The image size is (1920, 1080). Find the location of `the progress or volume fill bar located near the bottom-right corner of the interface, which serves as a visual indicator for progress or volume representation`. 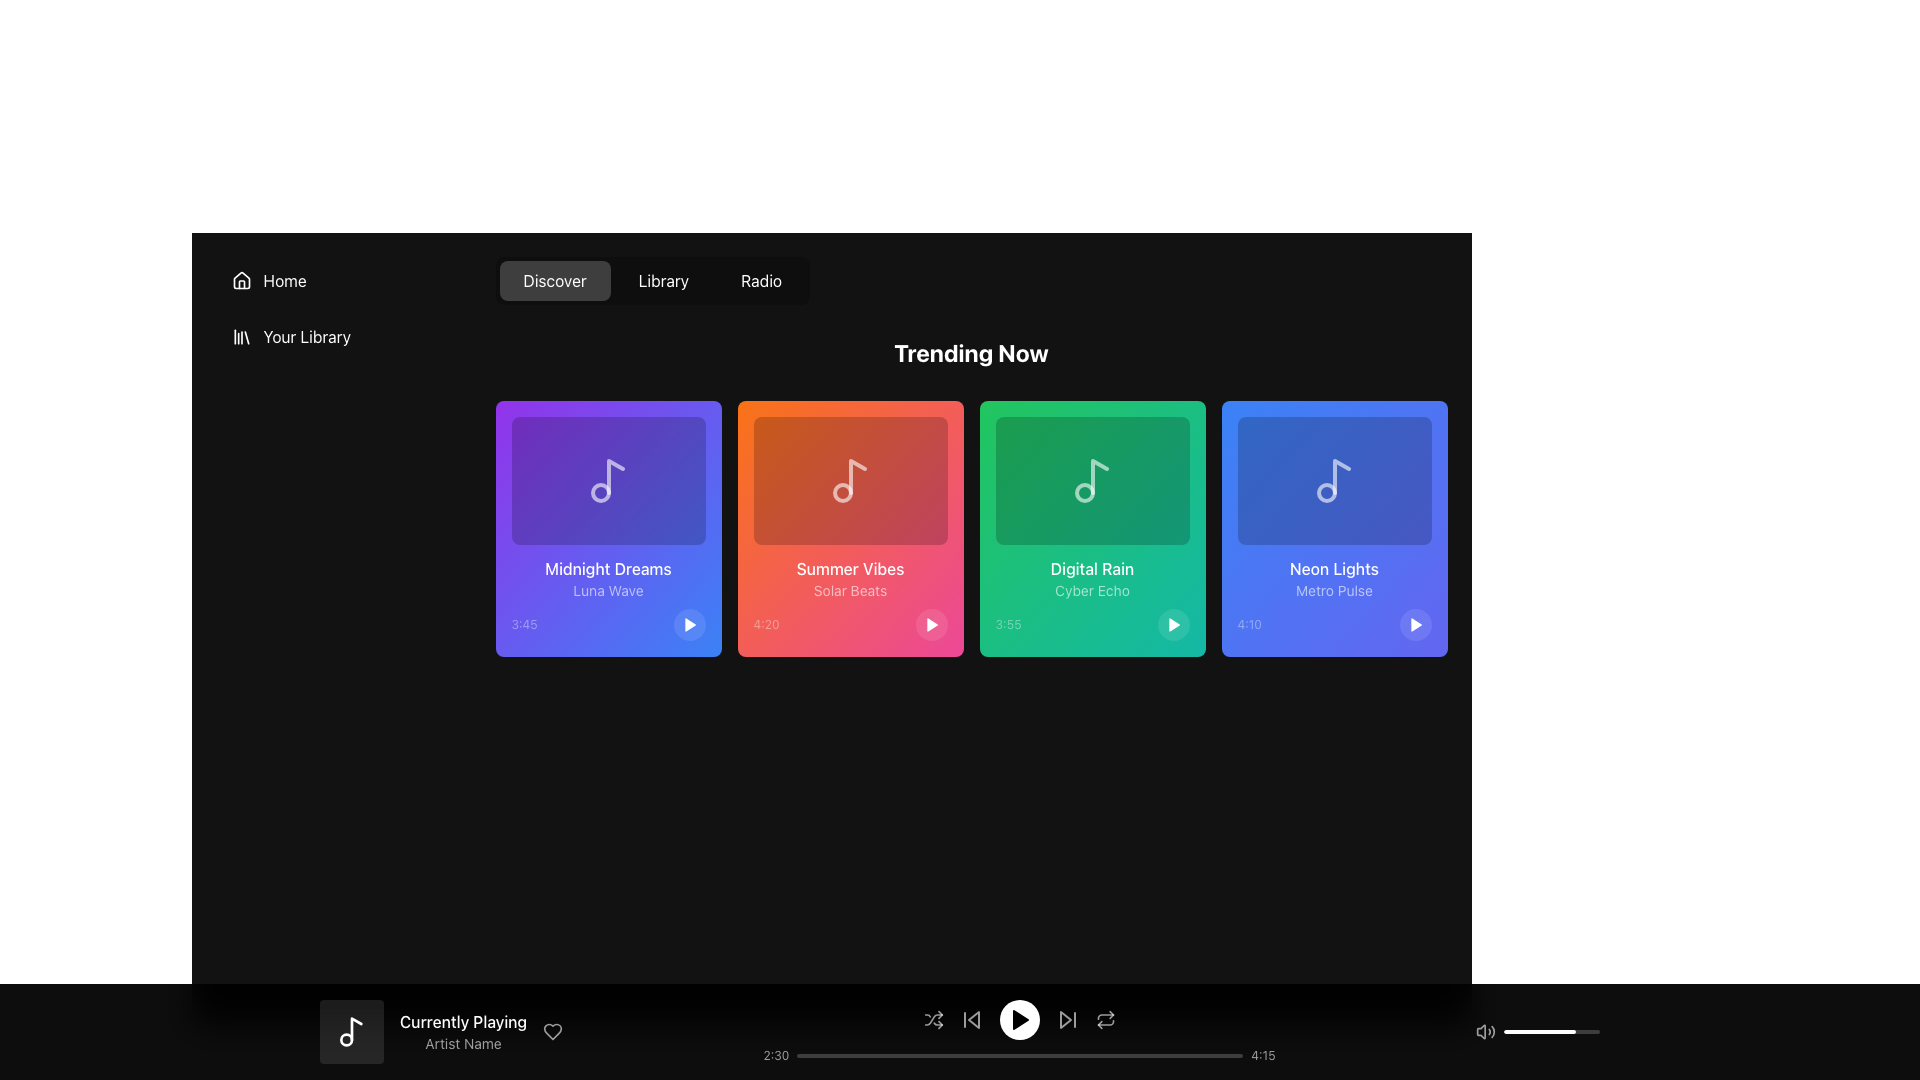

the progress or volume fill bar located near the bottom-right corner of the interface, which serves as a visual indicator for progress or volume representation is located at coordinates (1539, 1032).